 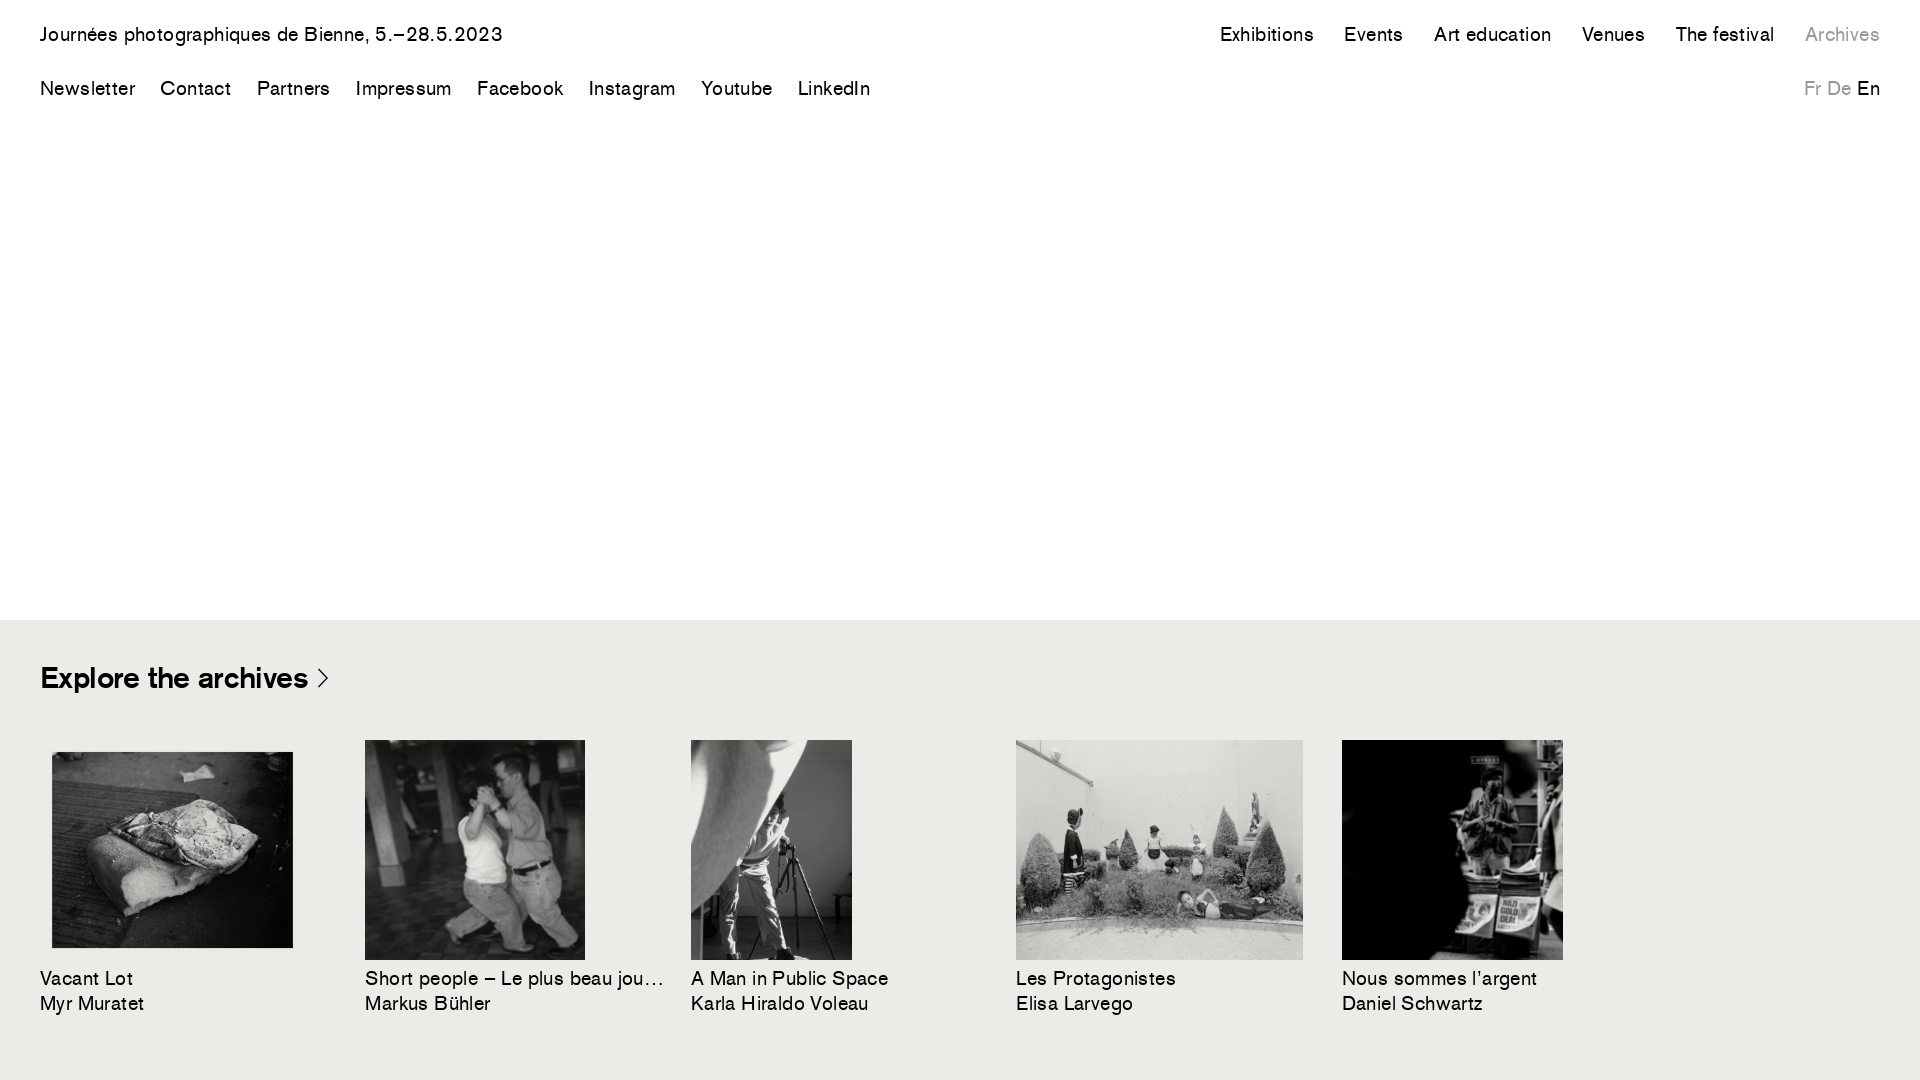 I want to click on 'Facebook', so click(x=519, y=87).